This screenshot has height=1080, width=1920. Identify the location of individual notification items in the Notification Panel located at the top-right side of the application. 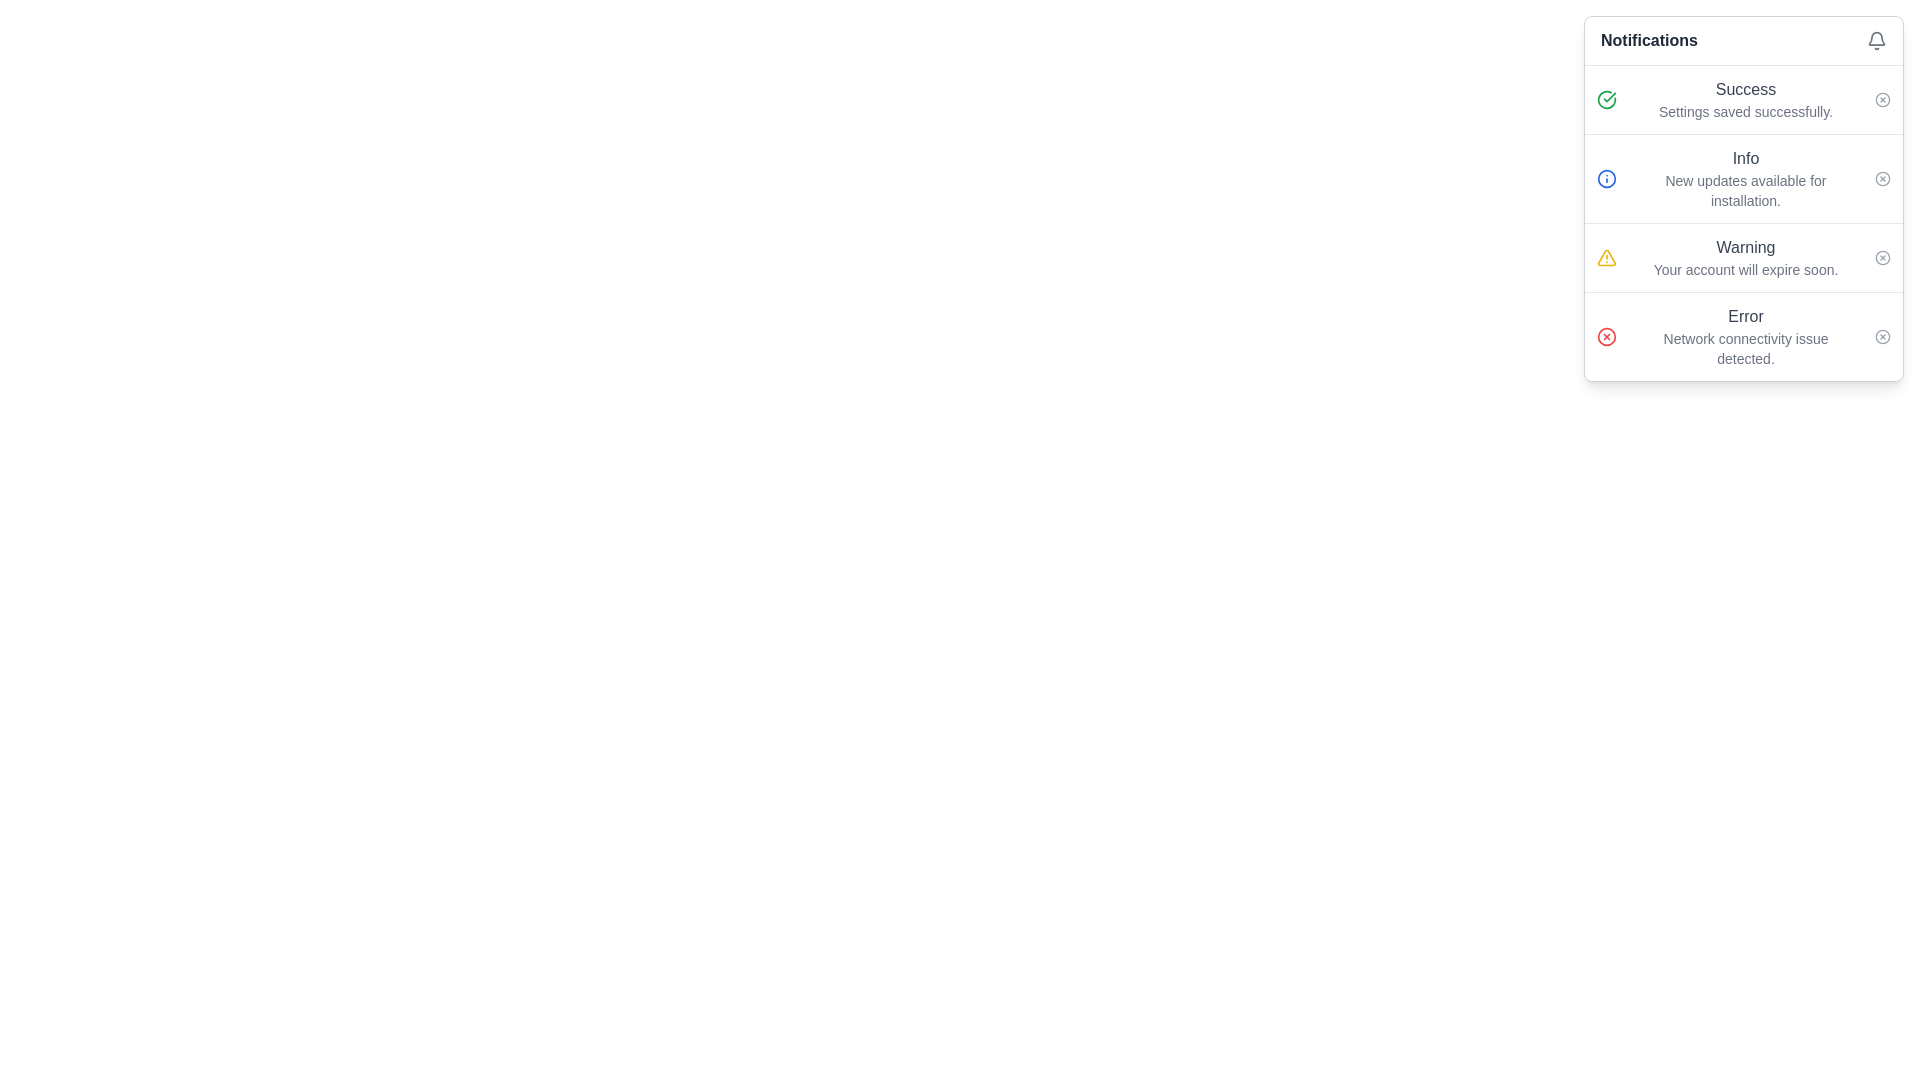
(1742, 199).